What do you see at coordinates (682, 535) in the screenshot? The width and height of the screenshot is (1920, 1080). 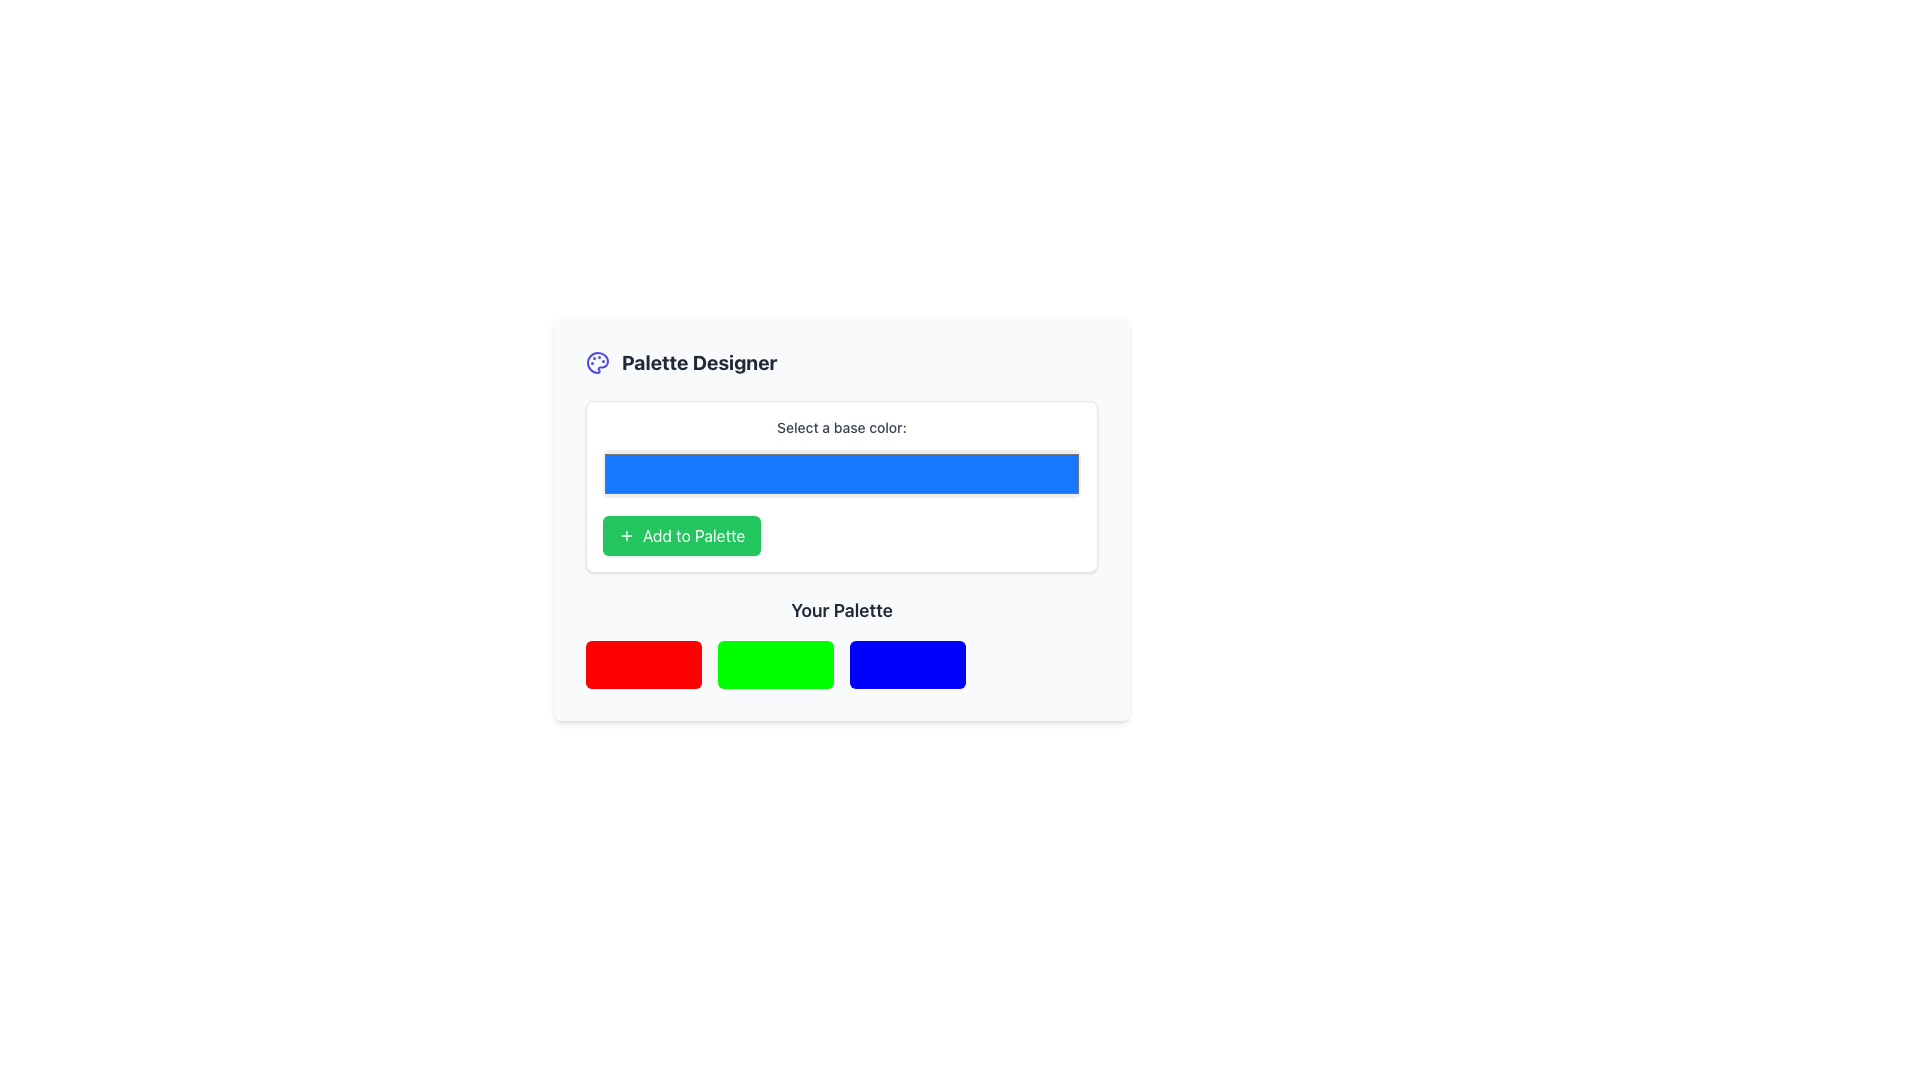 I see `the button that adds the selected color to the palette, located below the color selector input field and within the same grouping` at bounding box center [682, 535].